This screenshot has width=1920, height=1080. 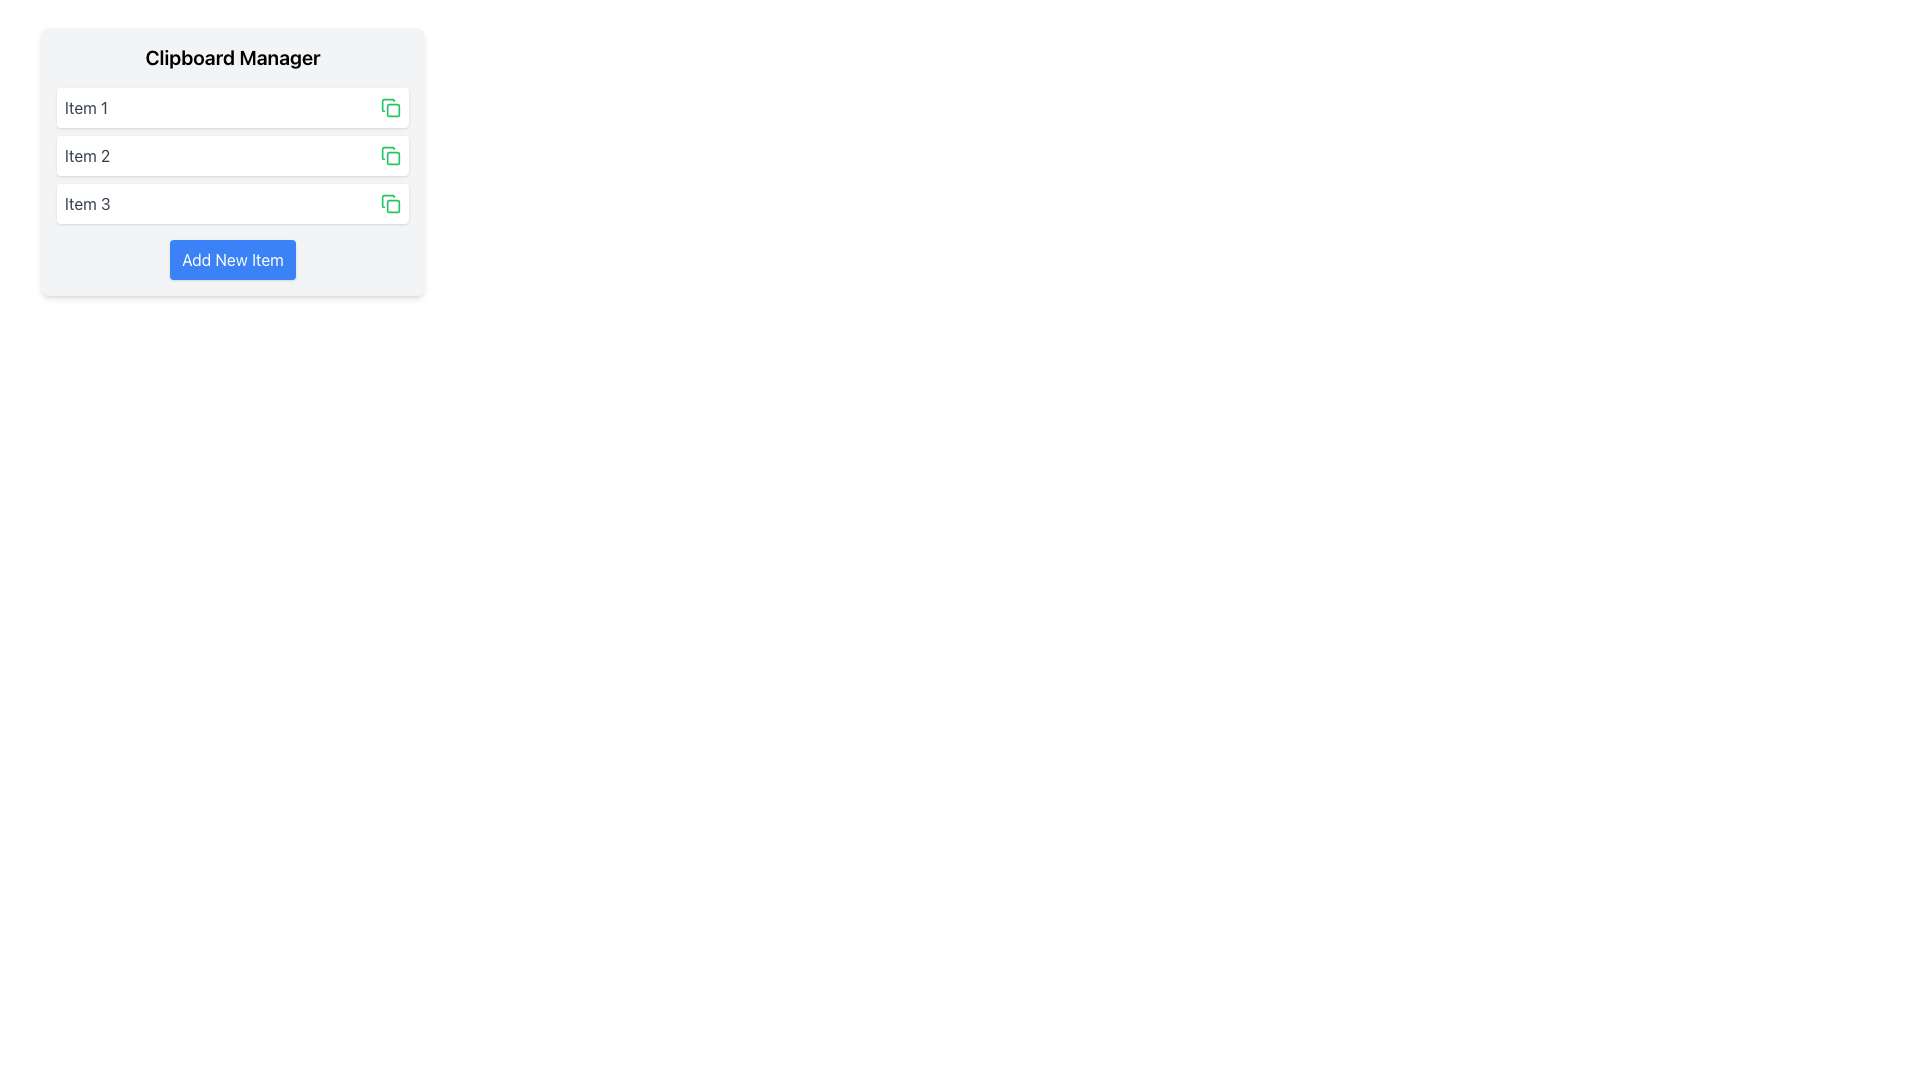 What do you see at coordinates (388, 105) in the screenshot?
I see `the small outlined document icon located to the right of 'Item 1' in the first row of the vertically stacked list` at bounding box center [388, 105].